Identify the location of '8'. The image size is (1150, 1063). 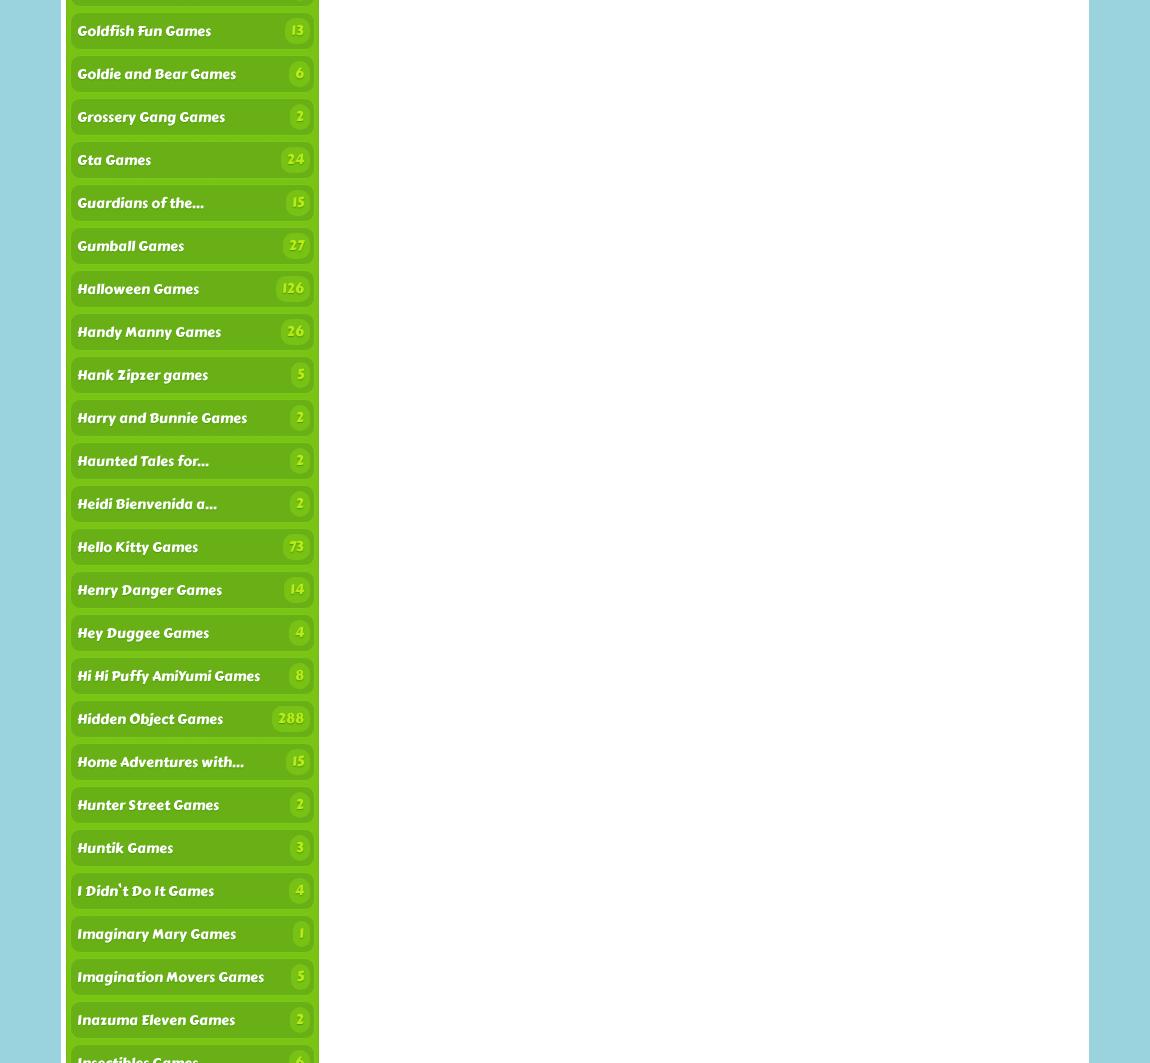
(299, 674).